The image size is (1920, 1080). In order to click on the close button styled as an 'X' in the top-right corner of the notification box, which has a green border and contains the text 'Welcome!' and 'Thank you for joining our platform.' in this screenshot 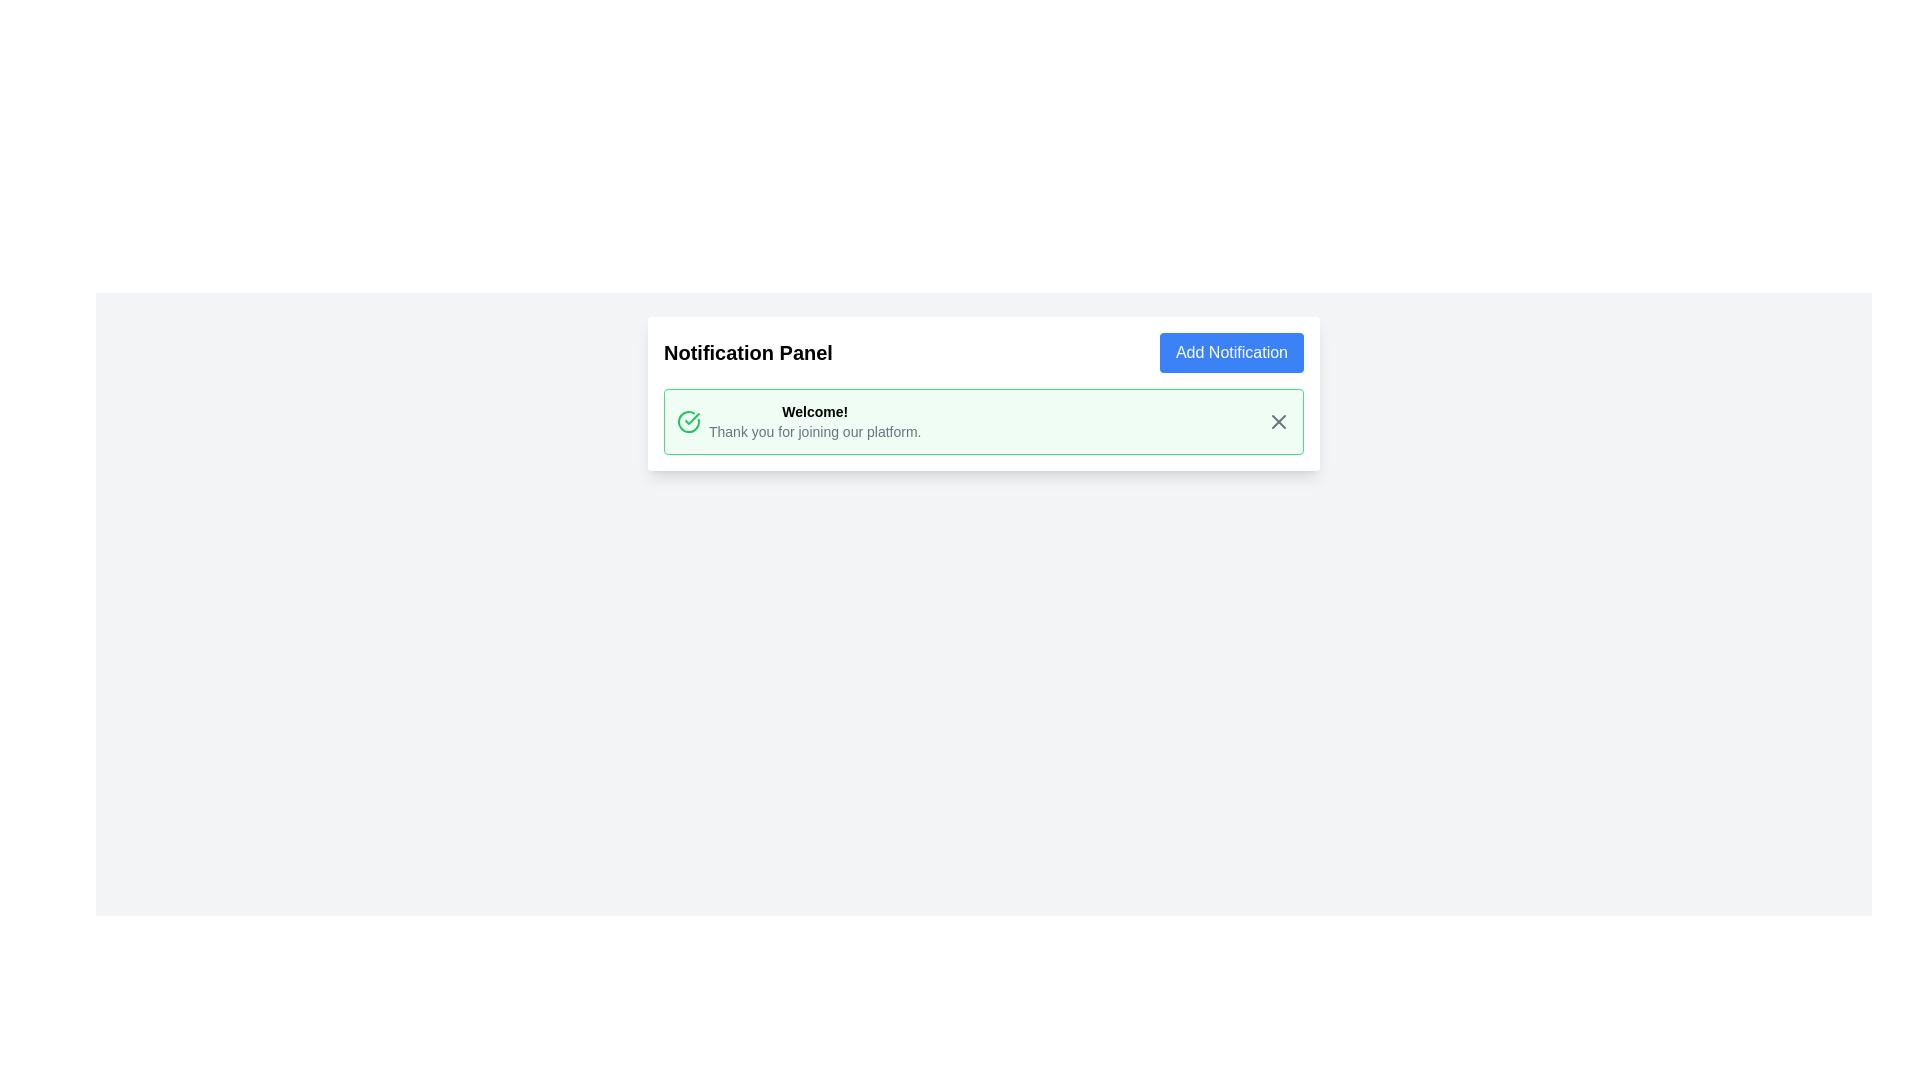, I will do `click(1277, 420)`.